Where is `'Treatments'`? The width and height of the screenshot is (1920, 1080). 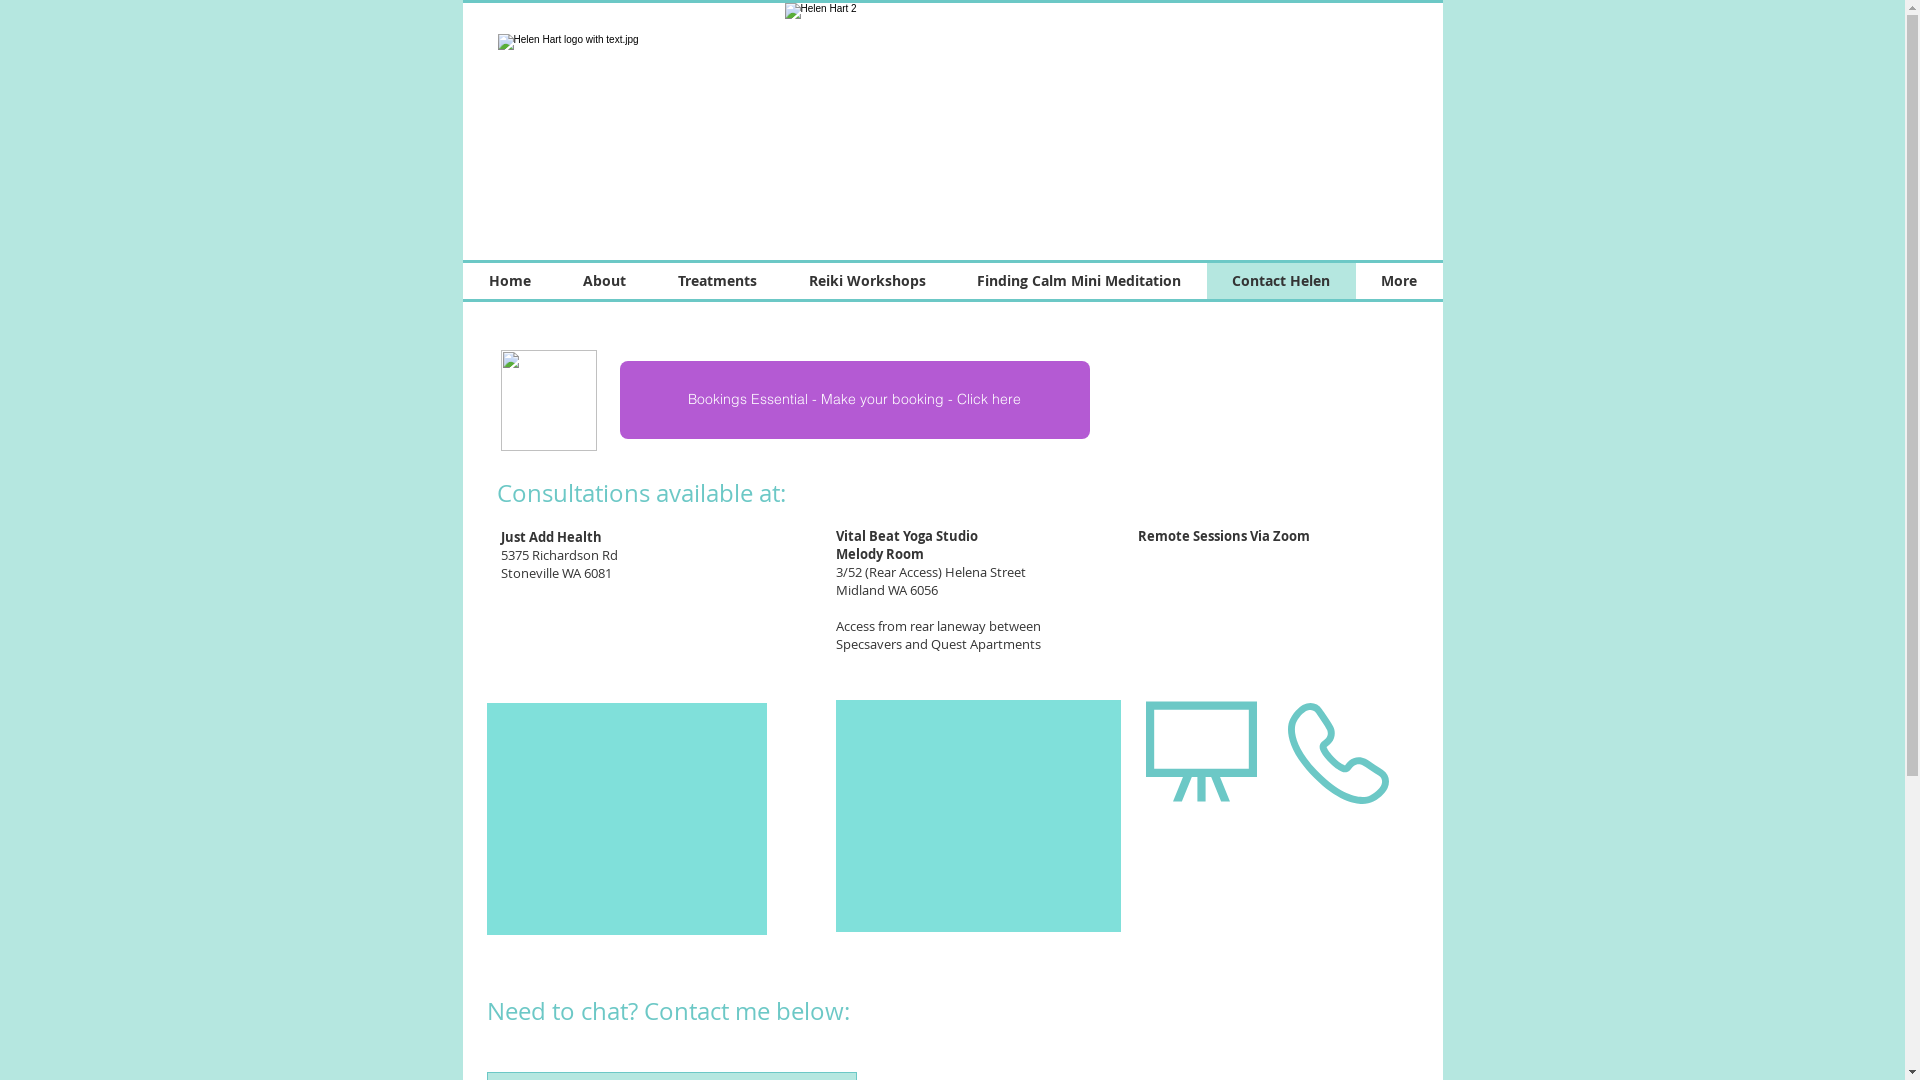 'Treatments' is located at coordinates (717, 281).